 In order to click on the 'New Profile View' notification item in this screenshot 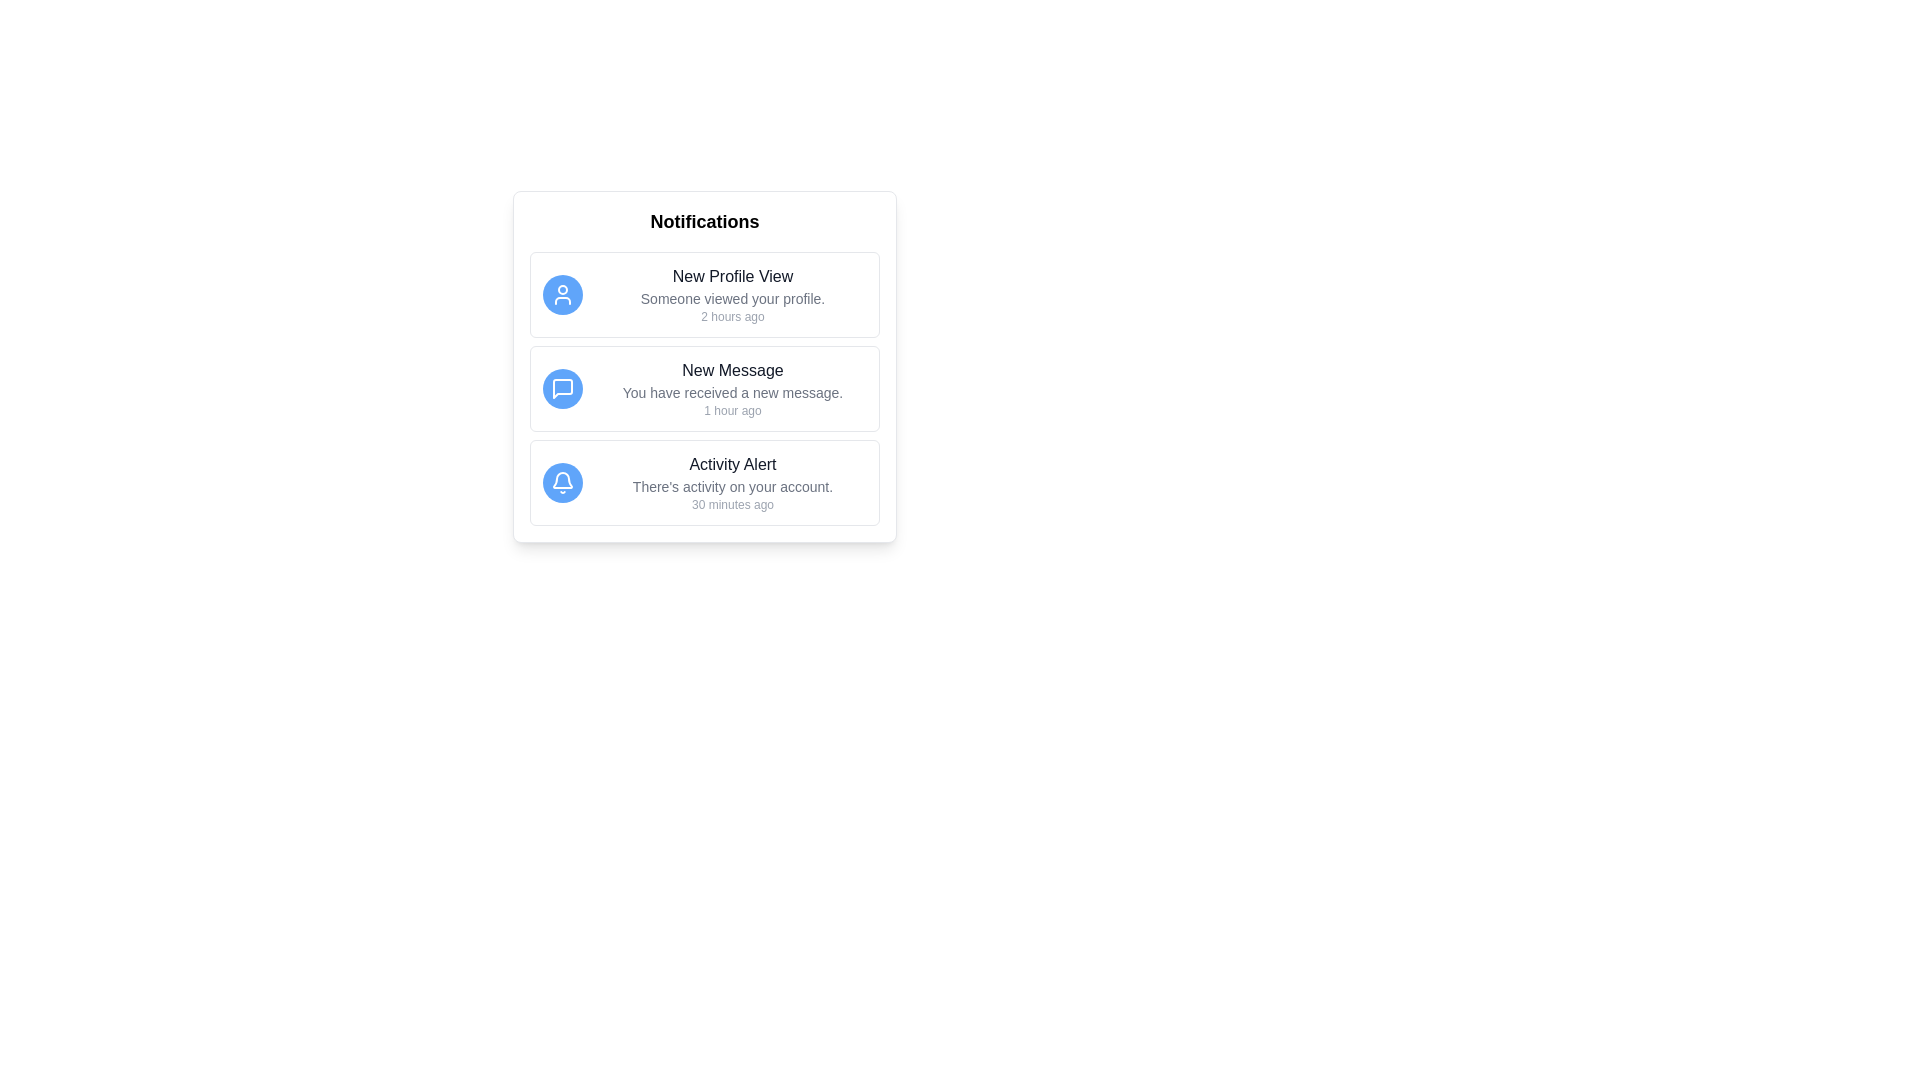, I will do `click(705, 294)`.